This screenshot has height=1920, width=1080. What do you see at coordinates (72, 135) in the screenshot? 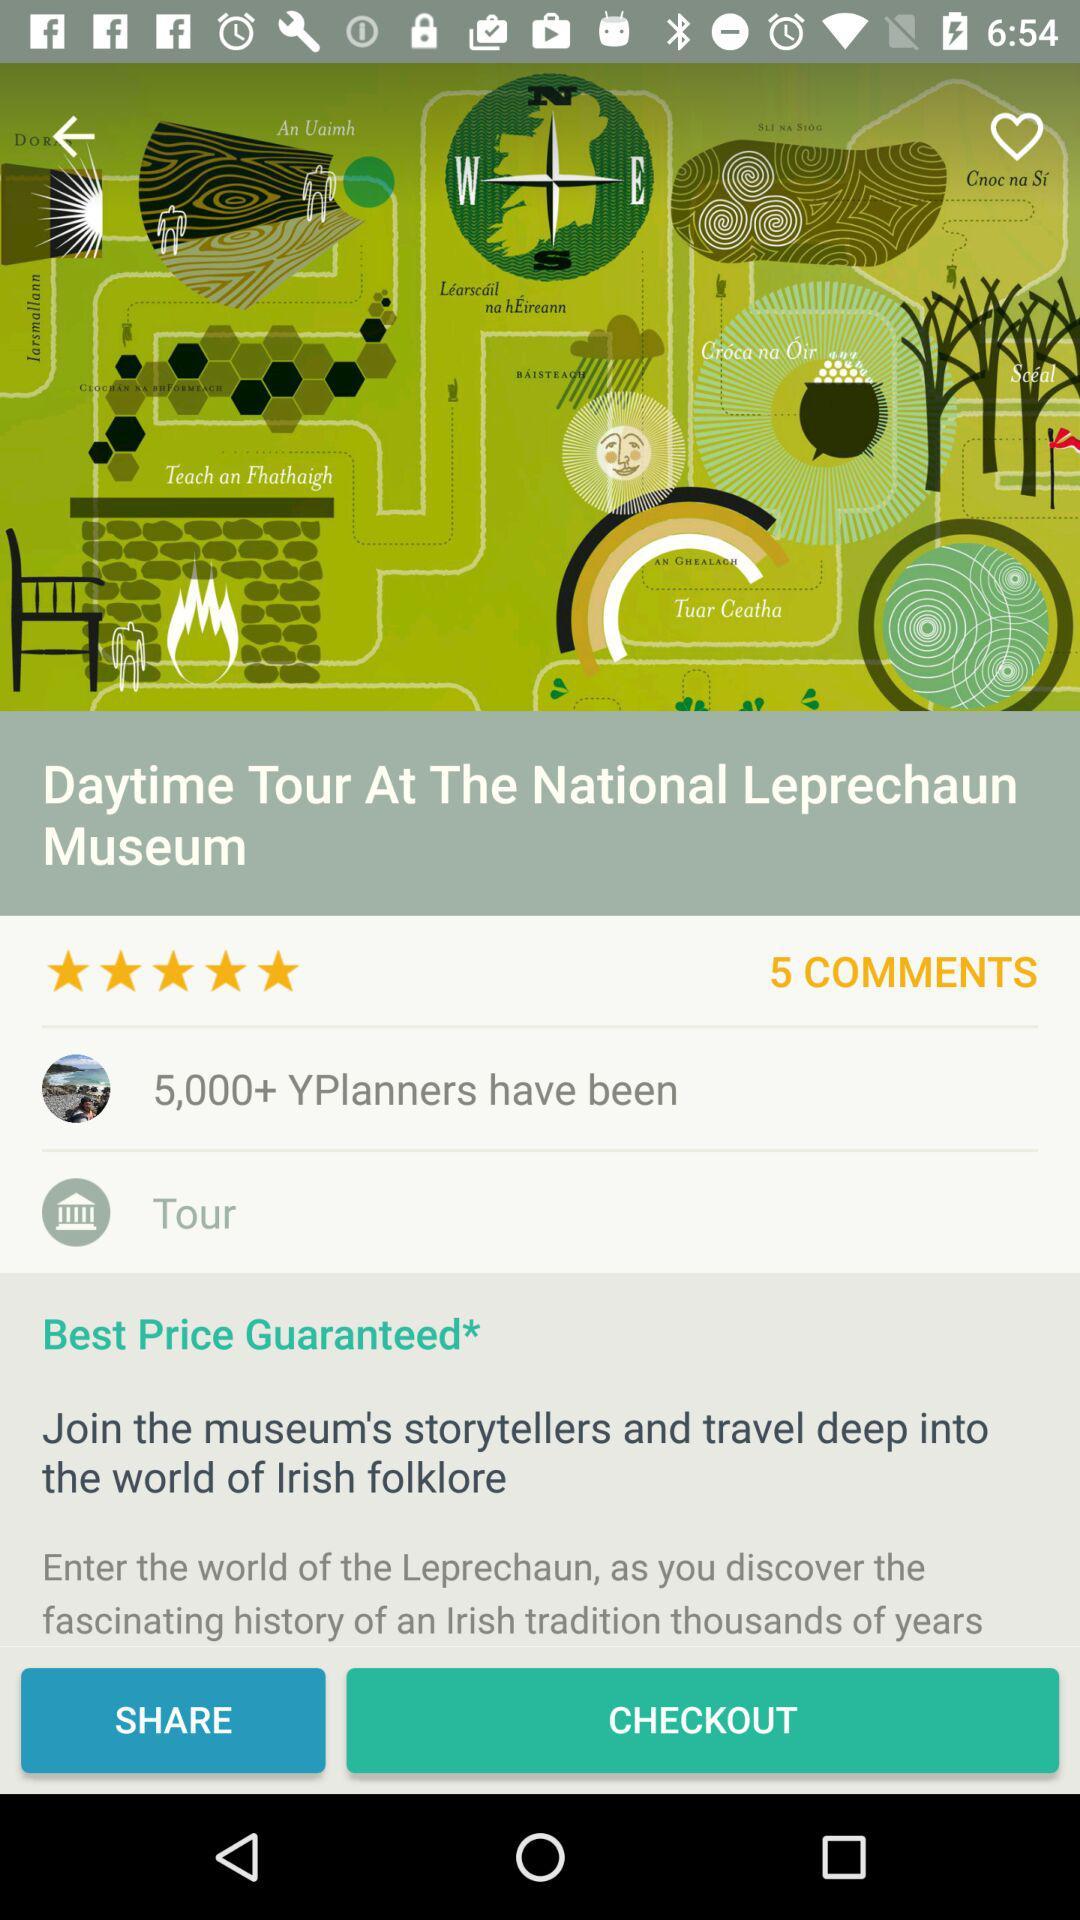
I see `go back` at bounding box center [72, 135].